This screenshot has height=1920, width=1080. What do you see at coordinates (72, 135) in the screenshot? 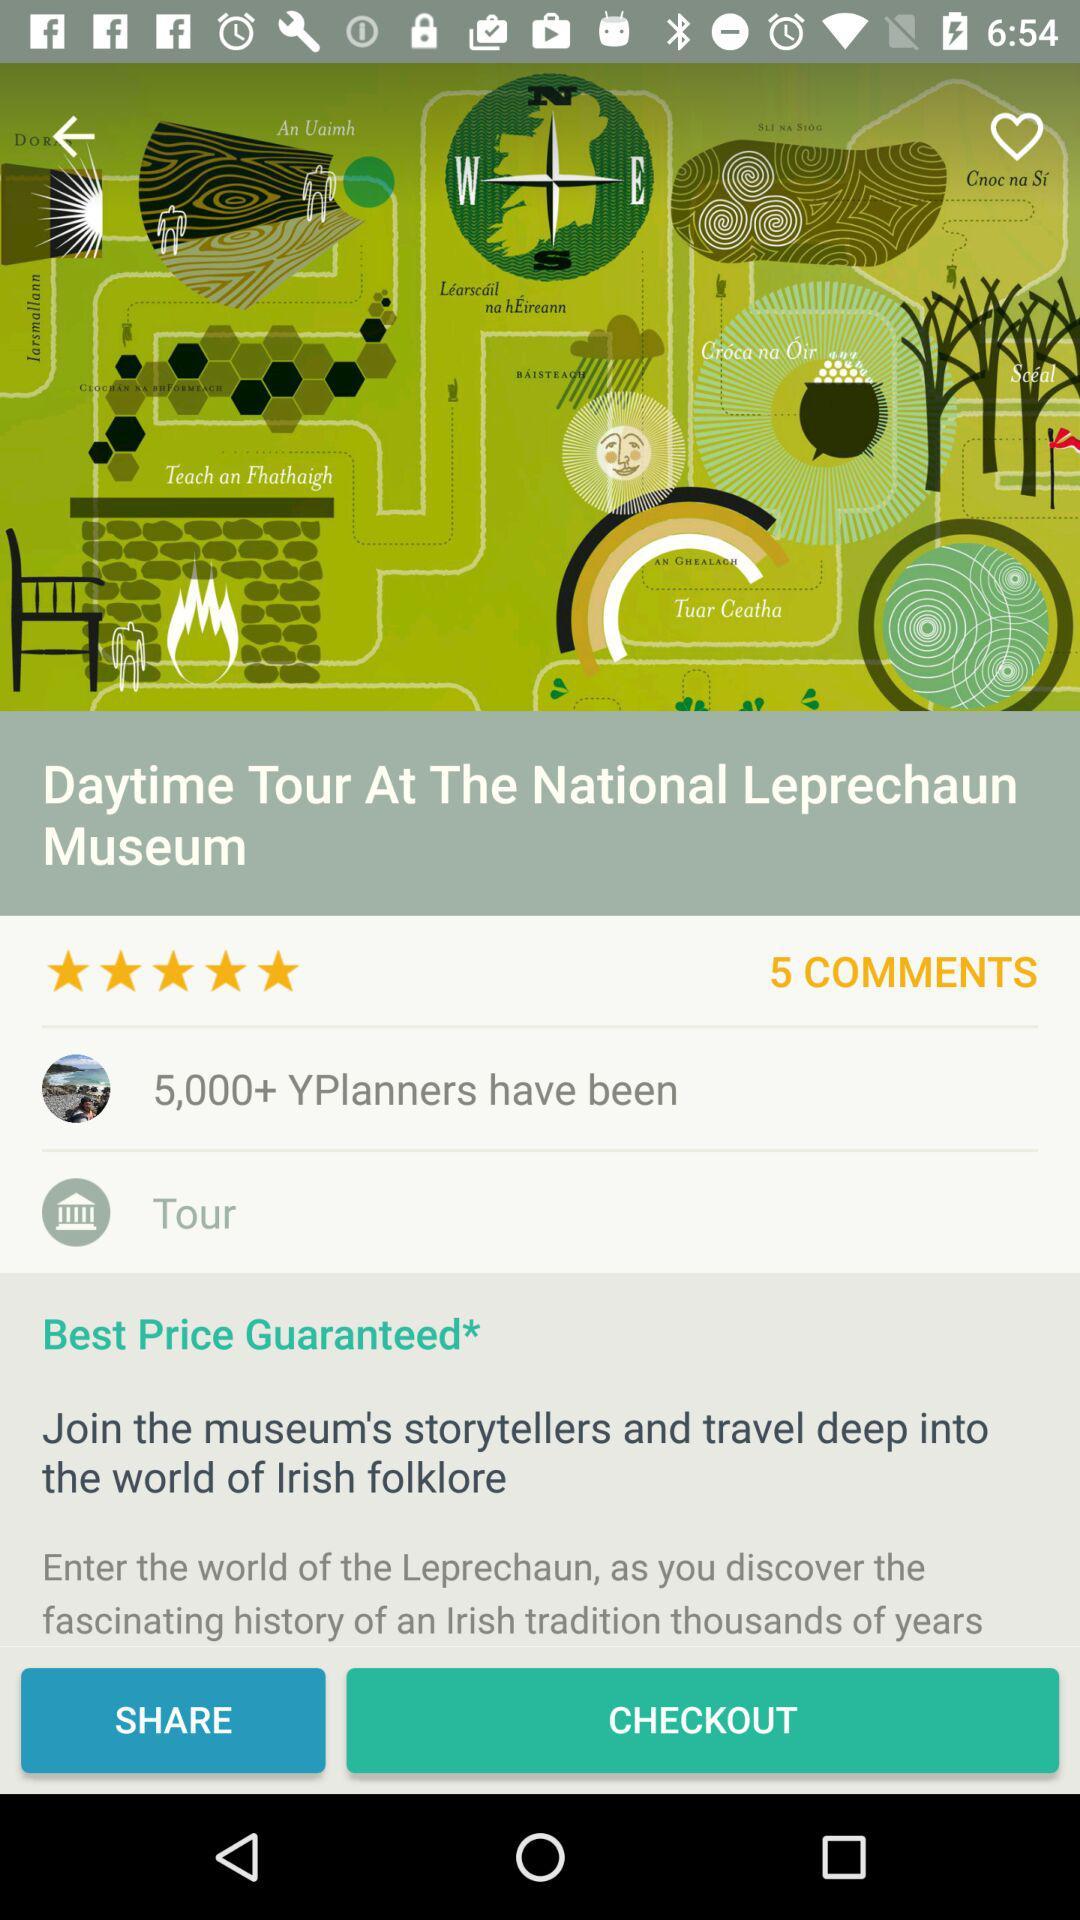
I see `go back` at bounding box center [72, 135].